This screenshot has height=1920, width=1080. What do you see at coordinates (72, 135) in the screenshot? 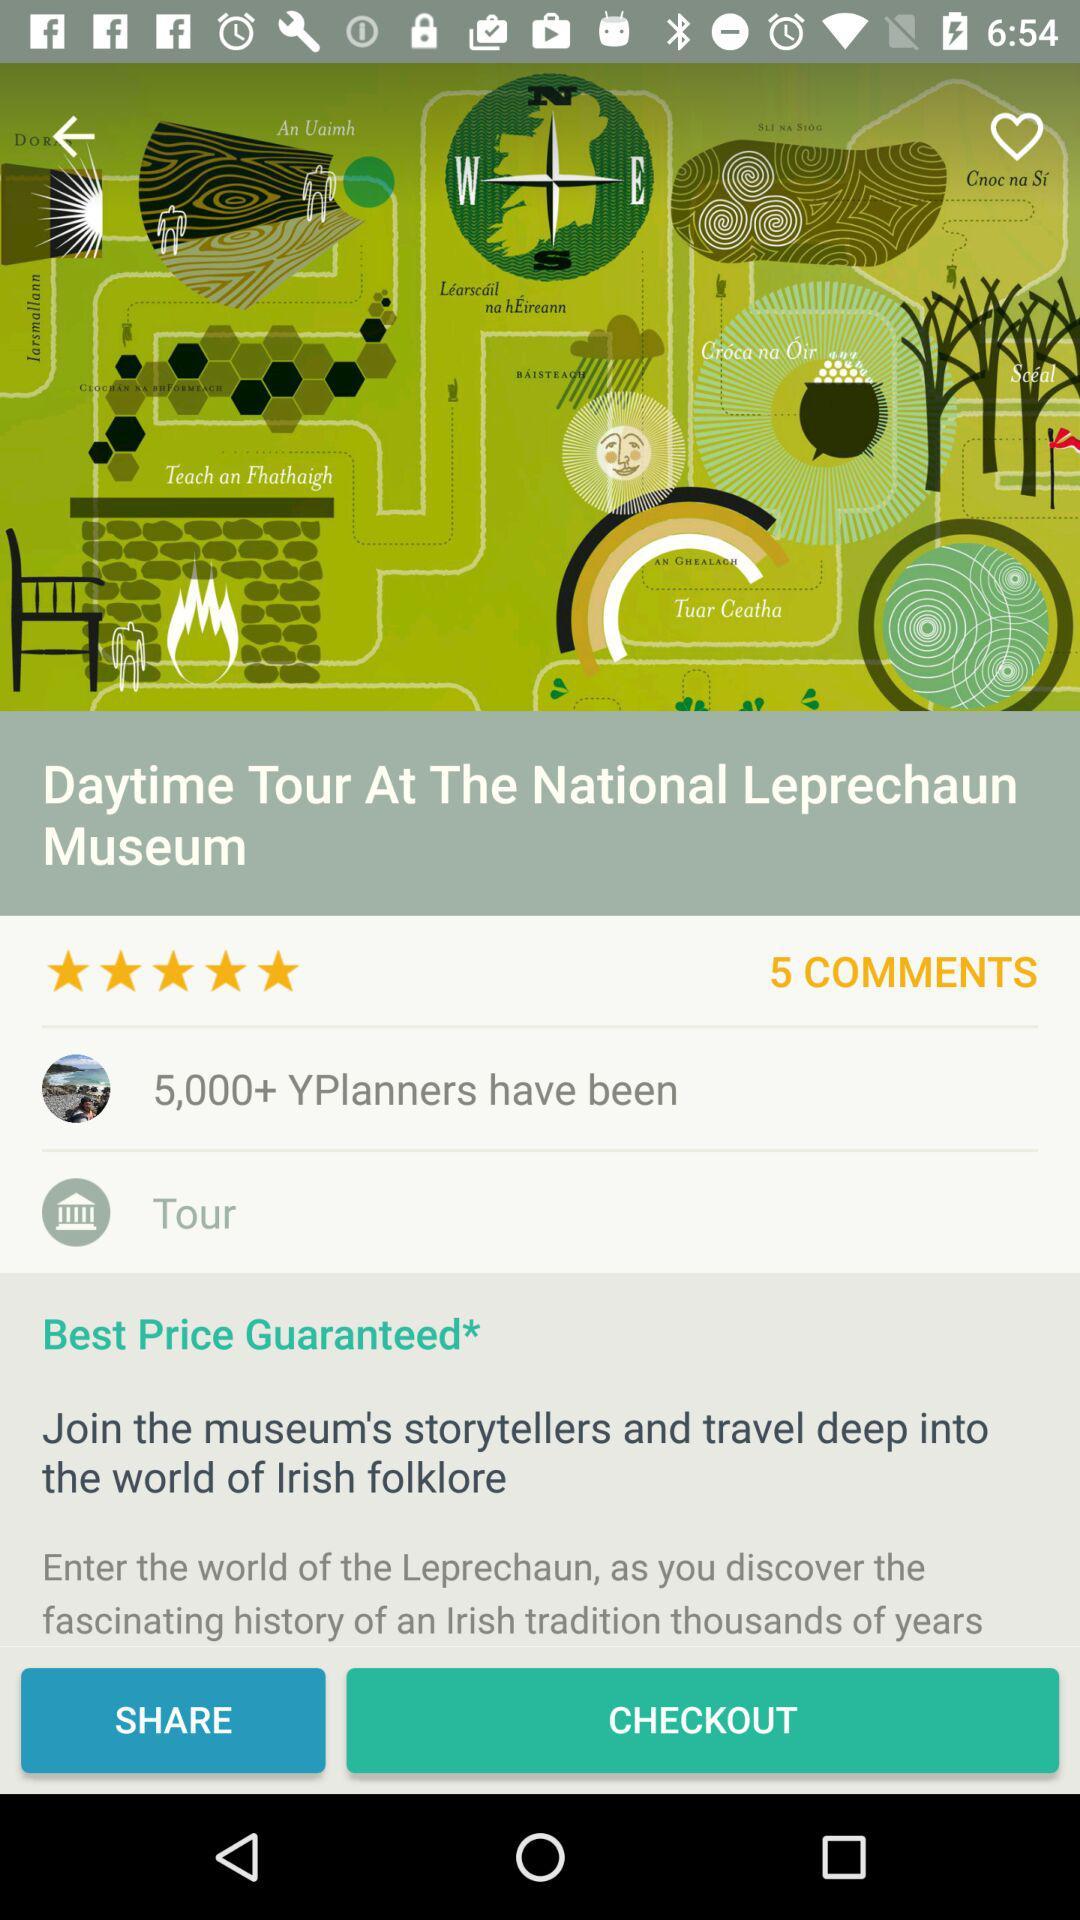
I see `go back` at bounding box center [72, 135].